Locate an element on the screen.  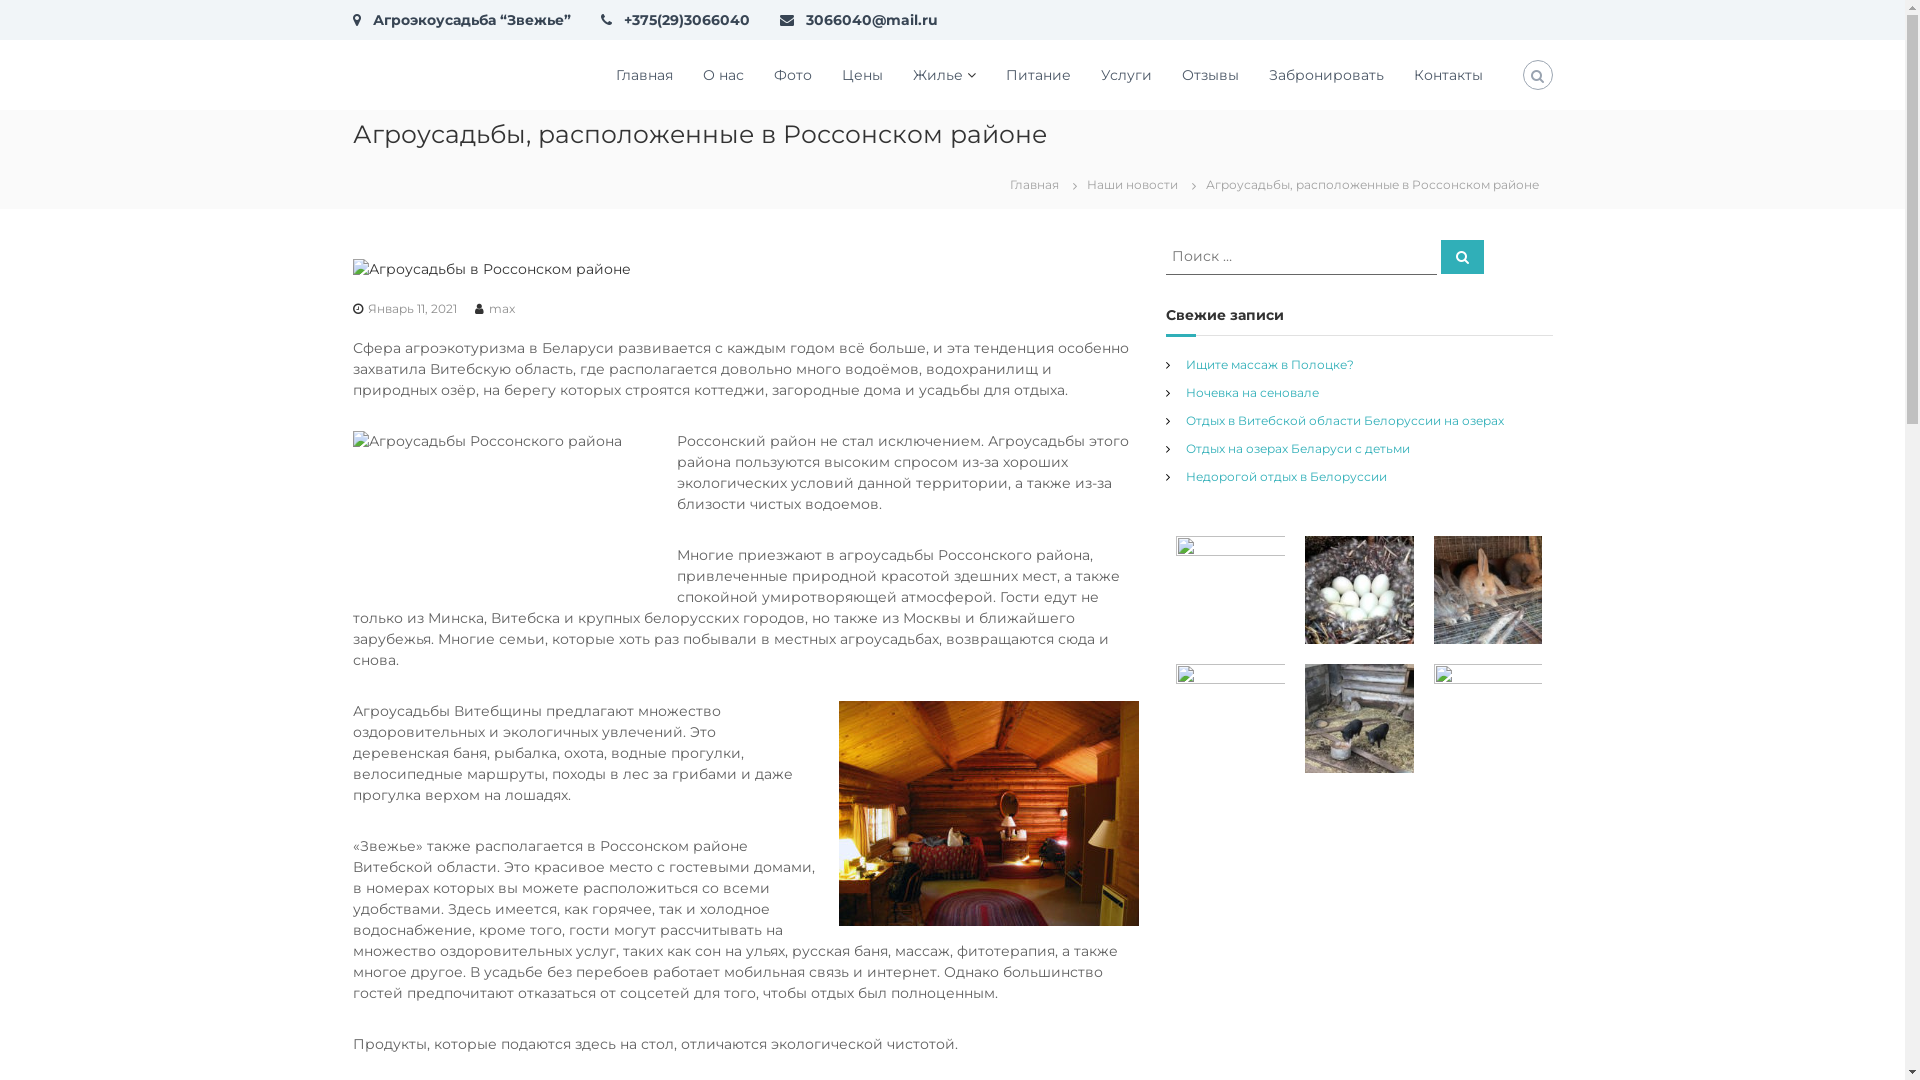
'max' is located at coordinates (500, 308).